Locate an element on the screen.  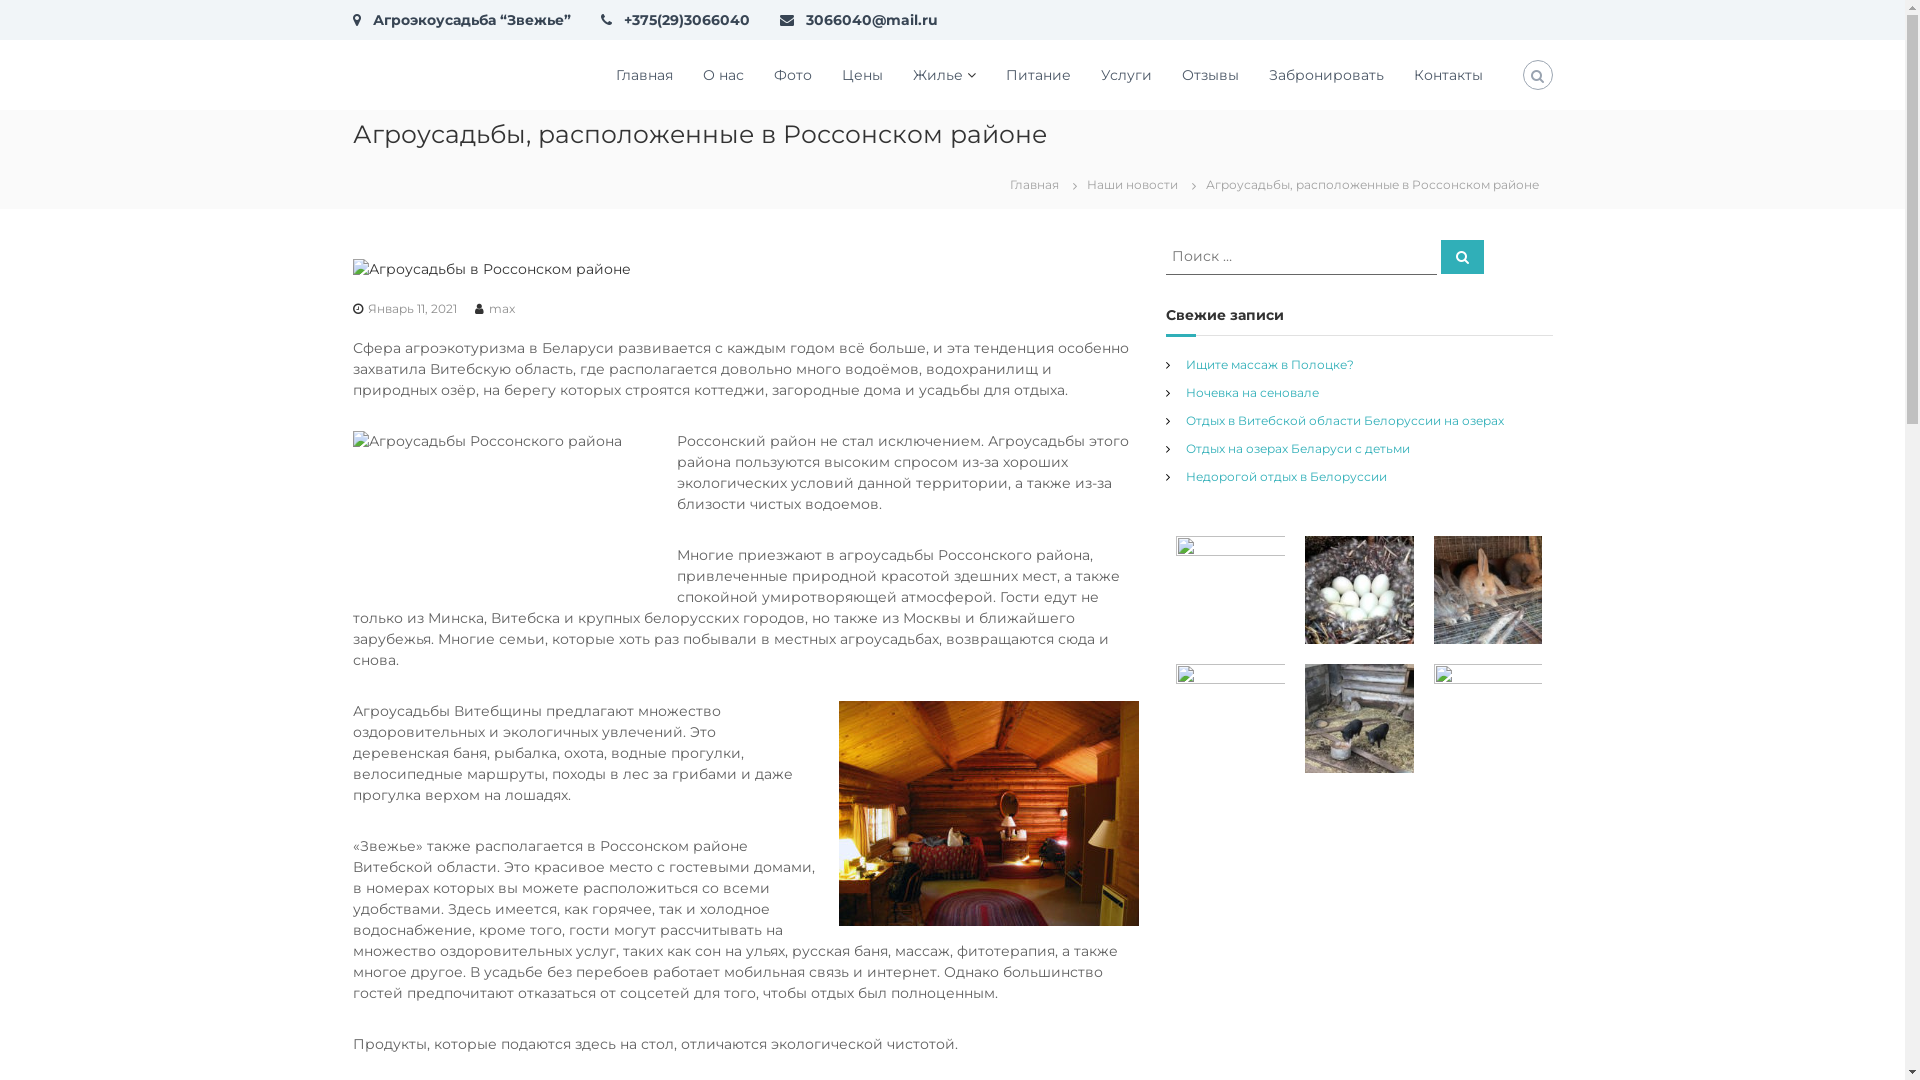
'max' is located at coordinates (500, 308).